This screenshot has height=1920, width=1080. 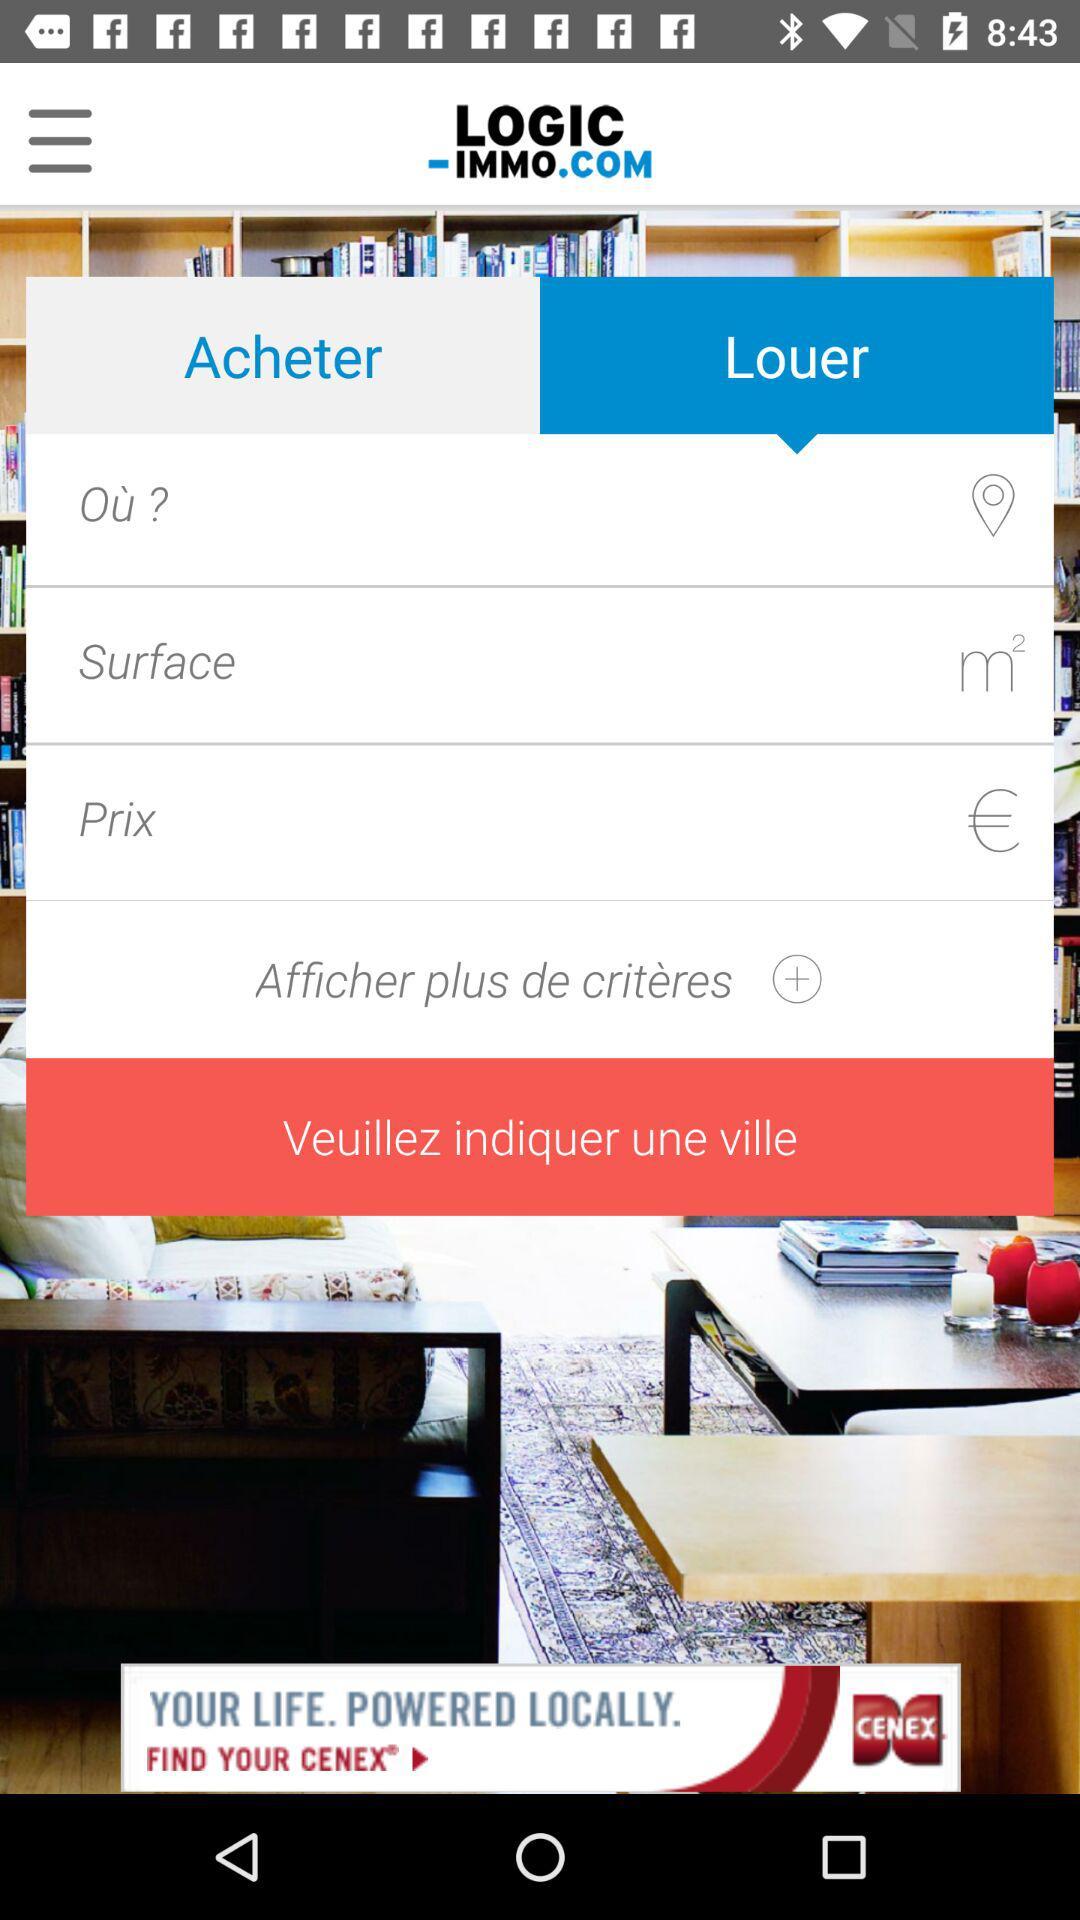 I want to click on details about advertisement, so click(x=540, y=1725).